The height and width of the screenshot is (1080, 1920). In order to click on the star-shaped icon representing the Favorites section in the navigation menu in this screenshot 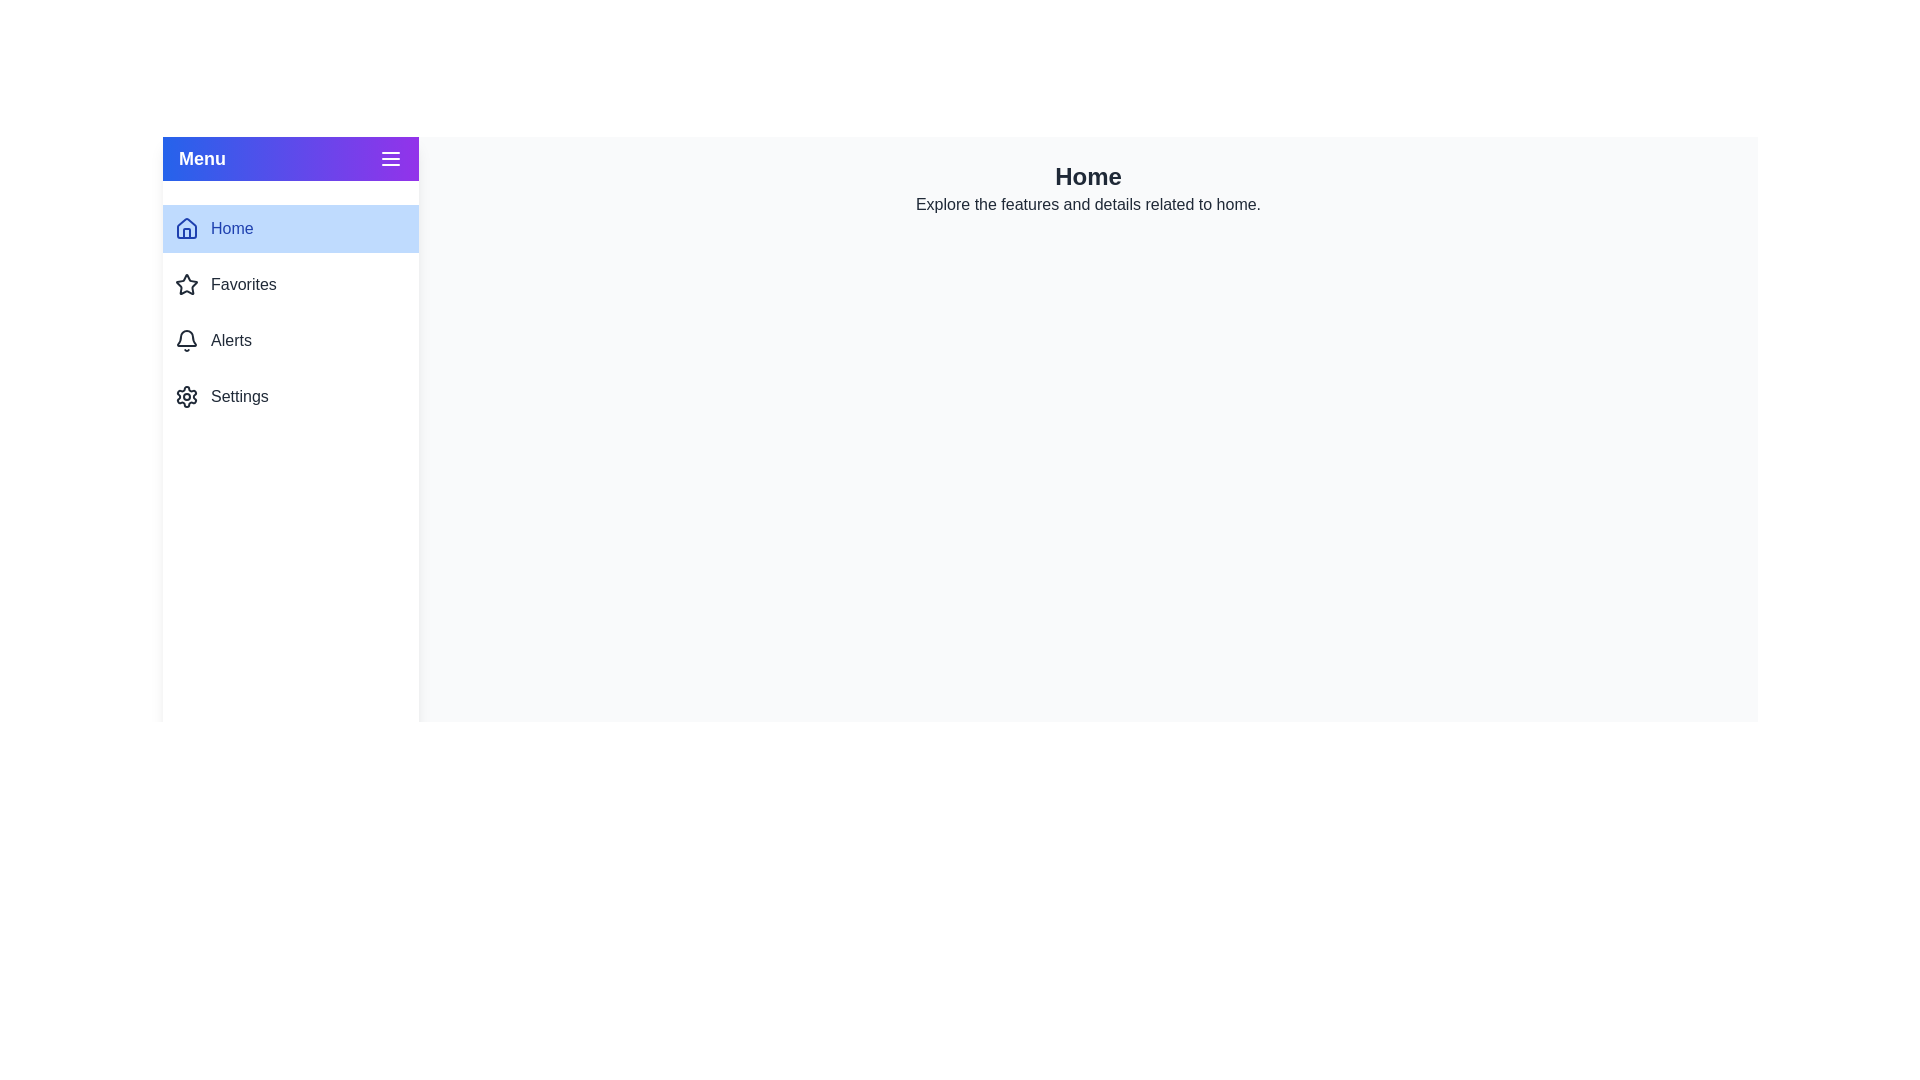, I will do `click(187, 284)`.